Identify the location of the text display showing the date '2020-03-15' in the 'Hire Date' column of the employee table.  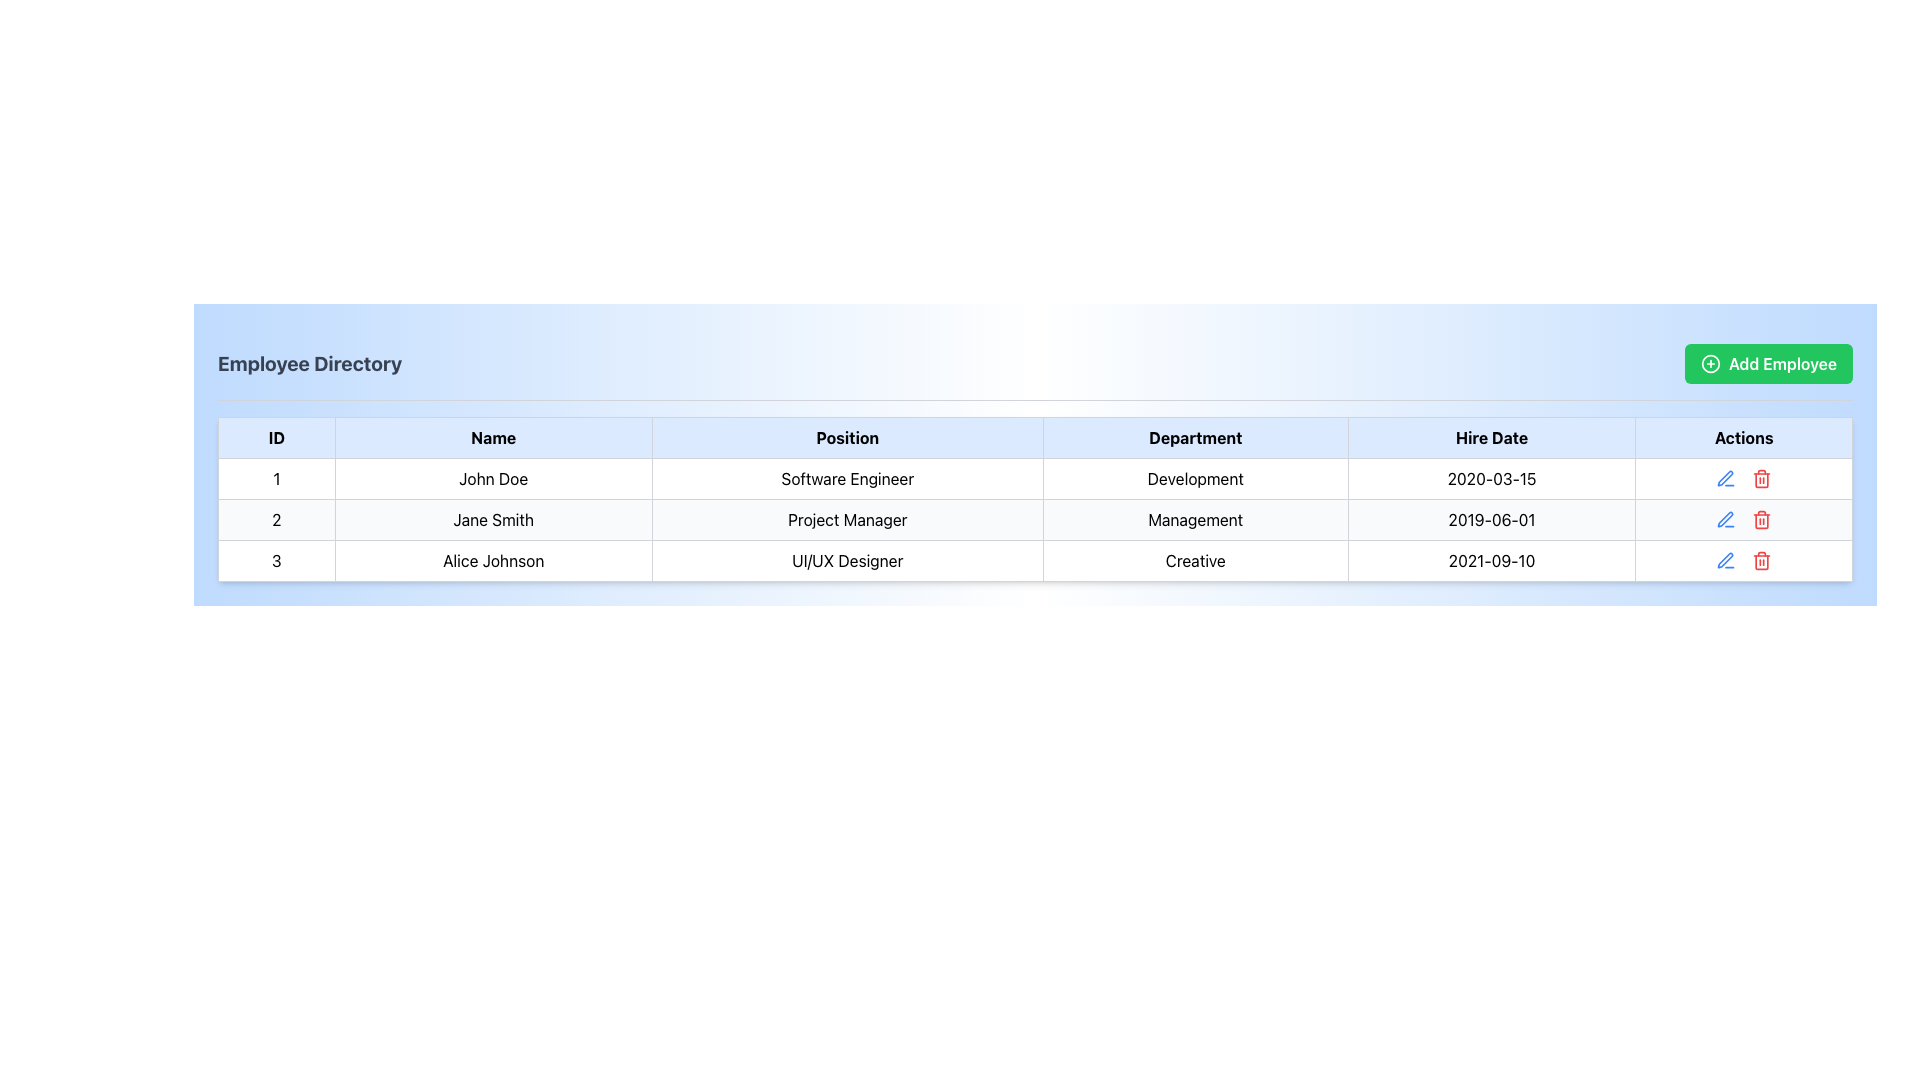
(1492, 478).